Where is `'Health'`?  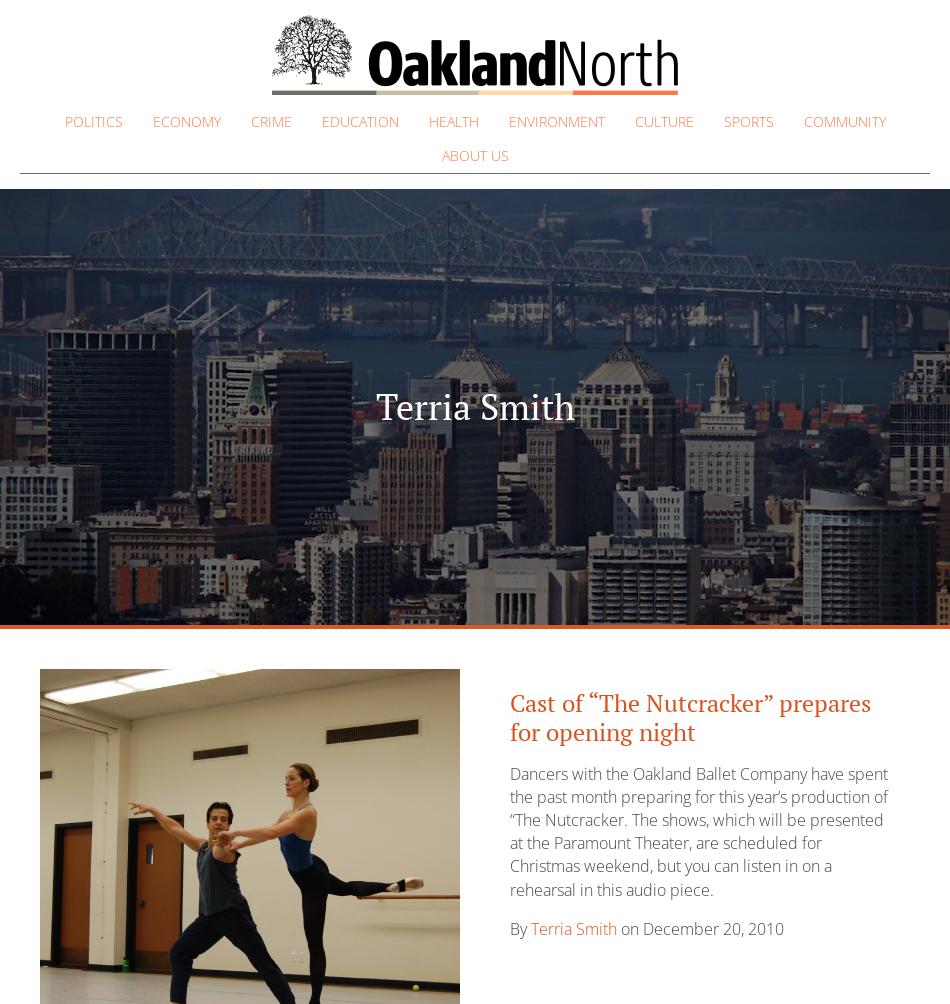 'Health' is located at coordinates (451, 121).